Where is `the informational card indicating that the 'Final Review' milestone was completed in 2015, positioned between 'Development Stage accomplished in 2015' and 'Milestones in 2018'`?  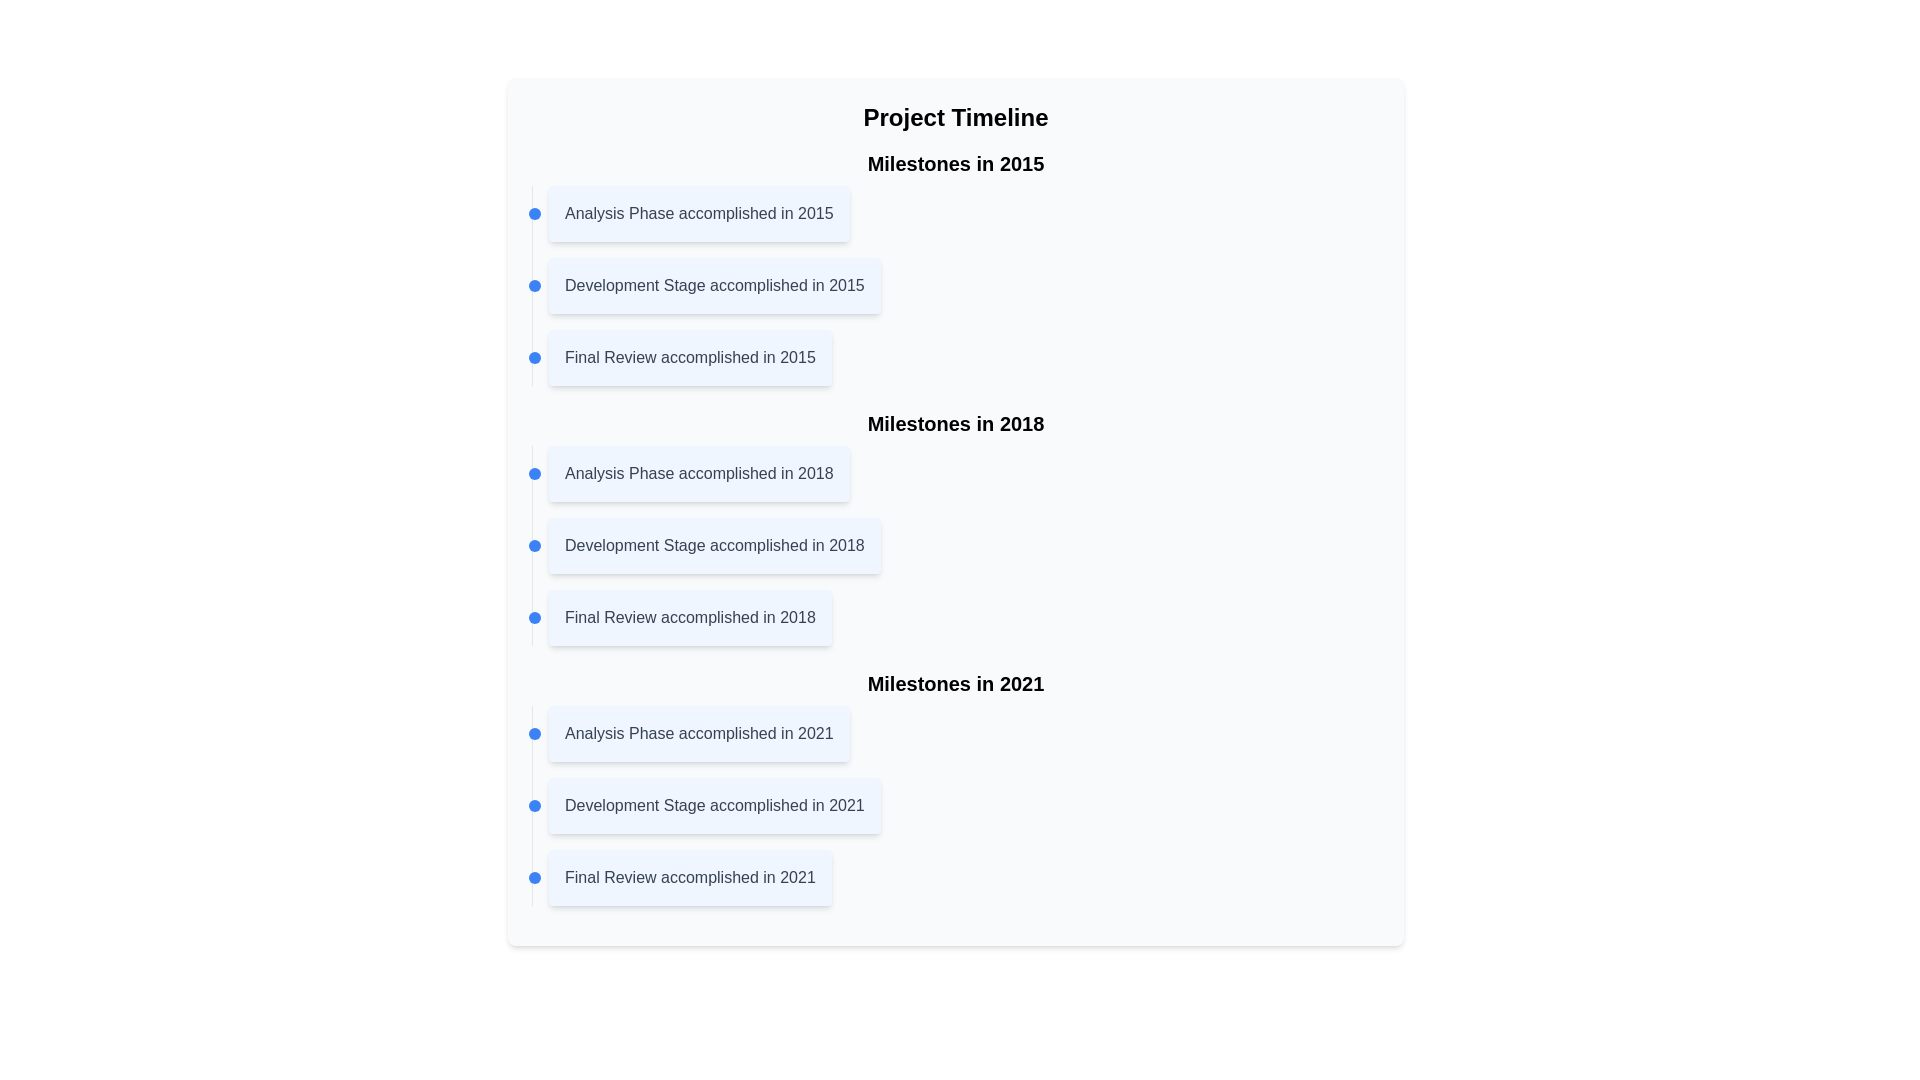
the informational card indicating that the 'Final Review' milestone was completed in 2015, positioned between 'Development Stage accomplished in 2015' and 'Milestones in 2018' is located at coordinates (690, 357).